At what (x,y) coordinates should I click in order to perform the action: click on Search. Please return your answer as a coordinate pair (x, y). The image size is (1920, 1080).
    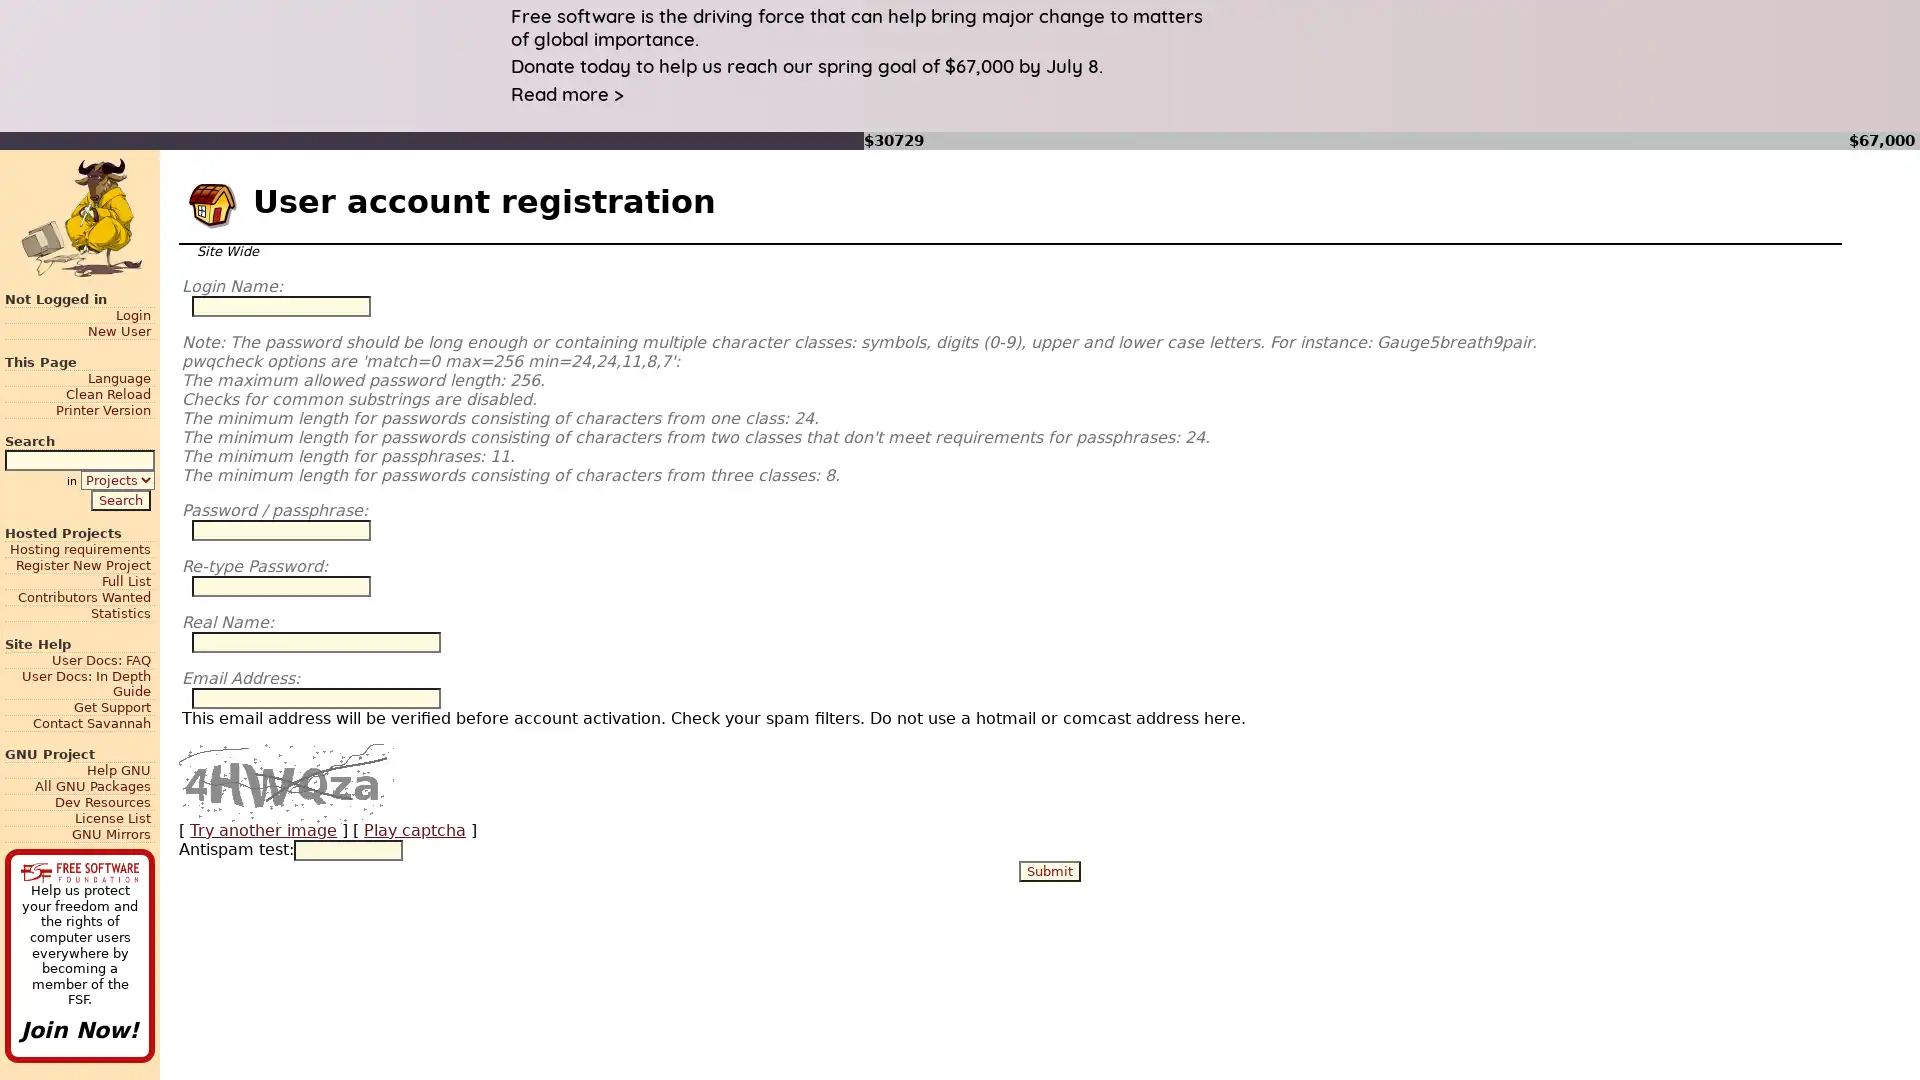
    Looking at the image, I should click on (119, 498).